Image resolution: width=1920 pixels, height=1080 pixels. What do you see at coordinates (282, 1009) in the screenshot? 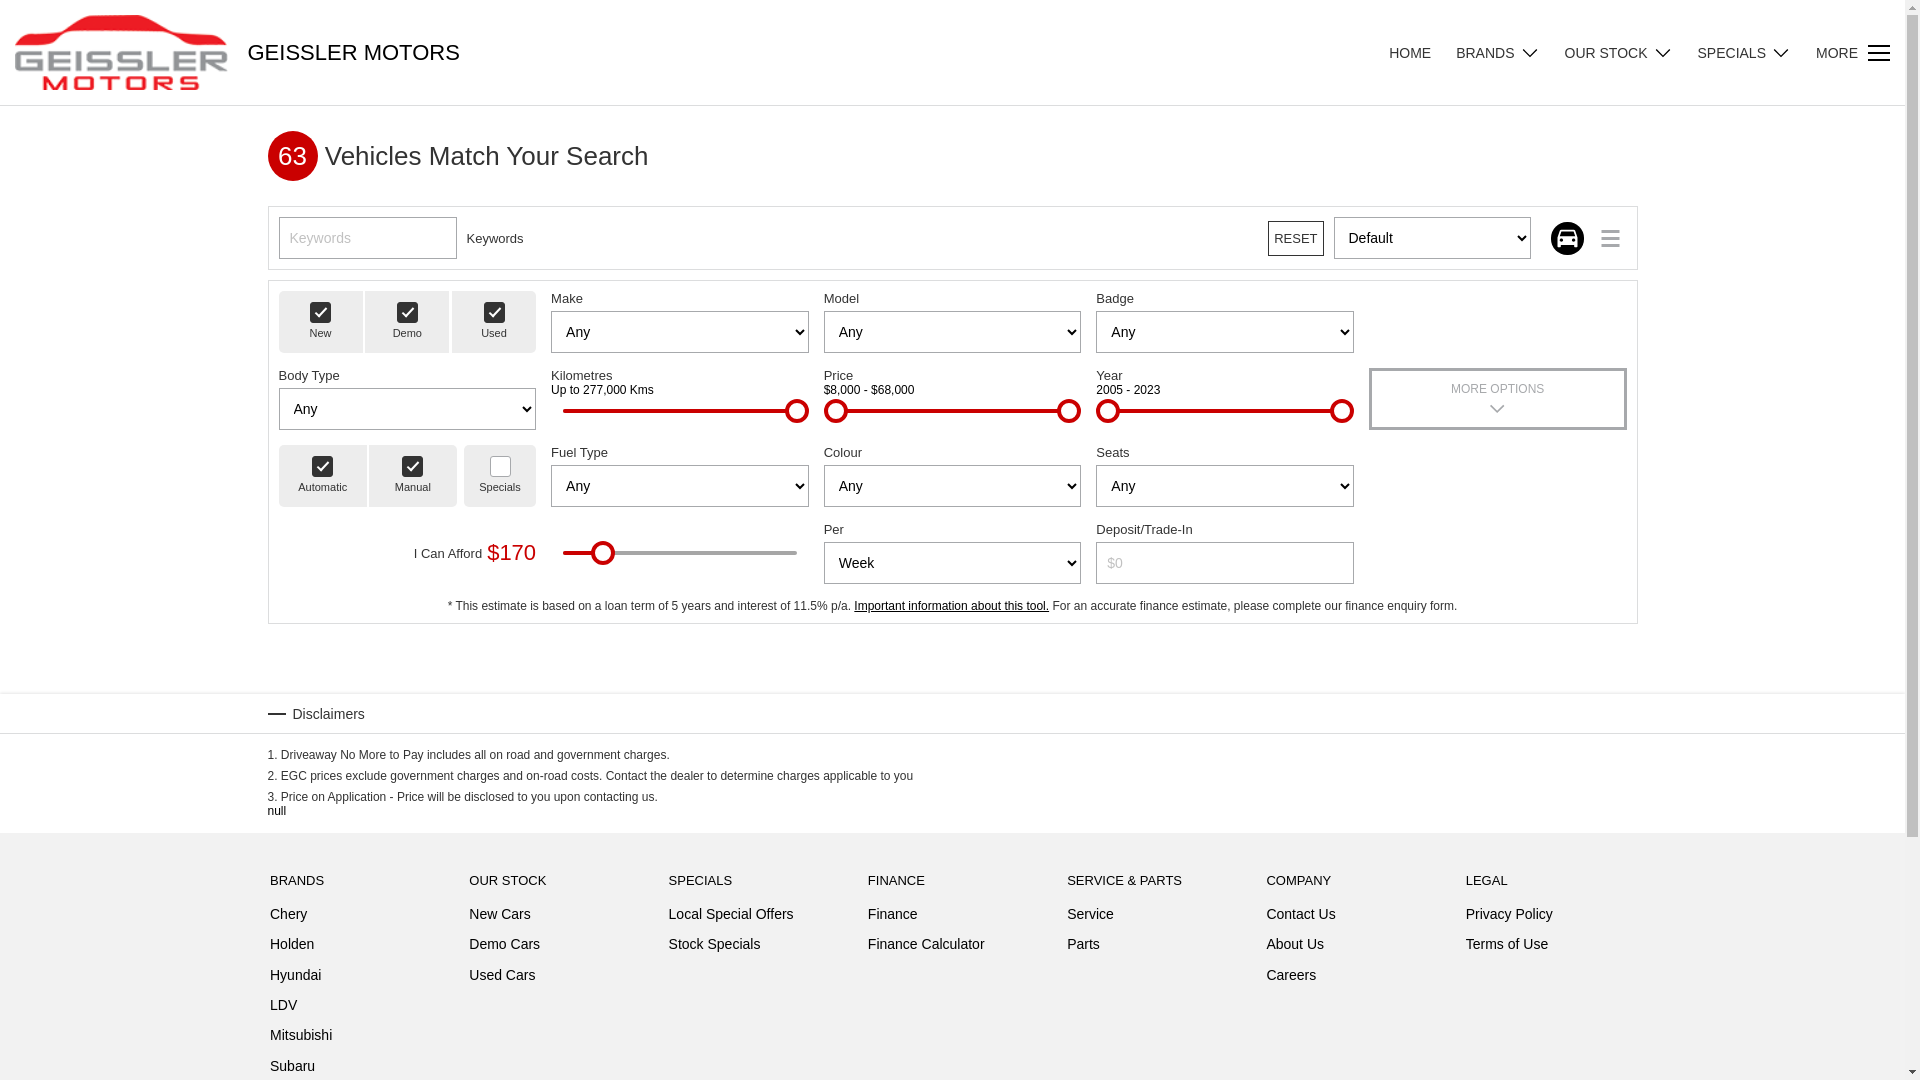
I see `'LDV'` at bounding box center [282, 1009].